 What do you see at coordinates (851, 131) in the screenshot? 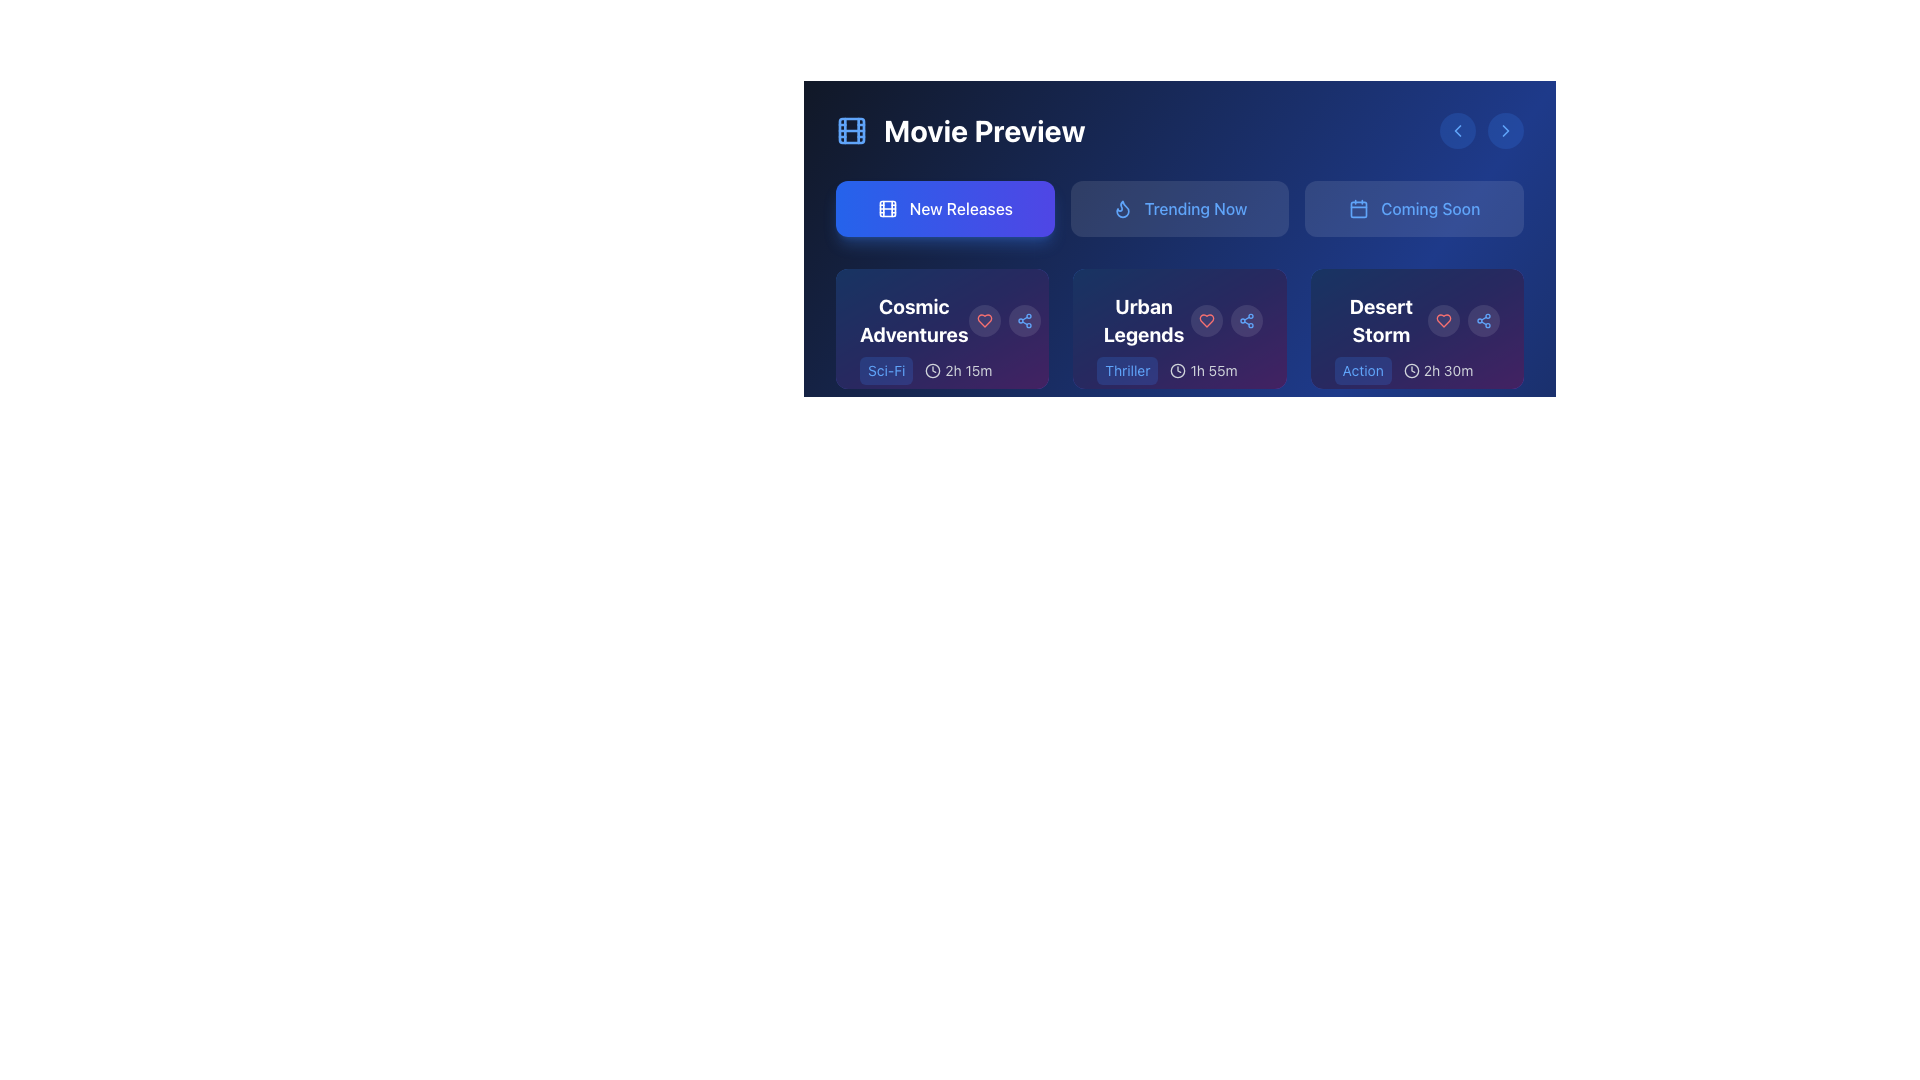
I see `the rounded rectangle within the film reel icon, which features a blue background and is located at the top-left corner of the layout` at bounding box center [851, 131].